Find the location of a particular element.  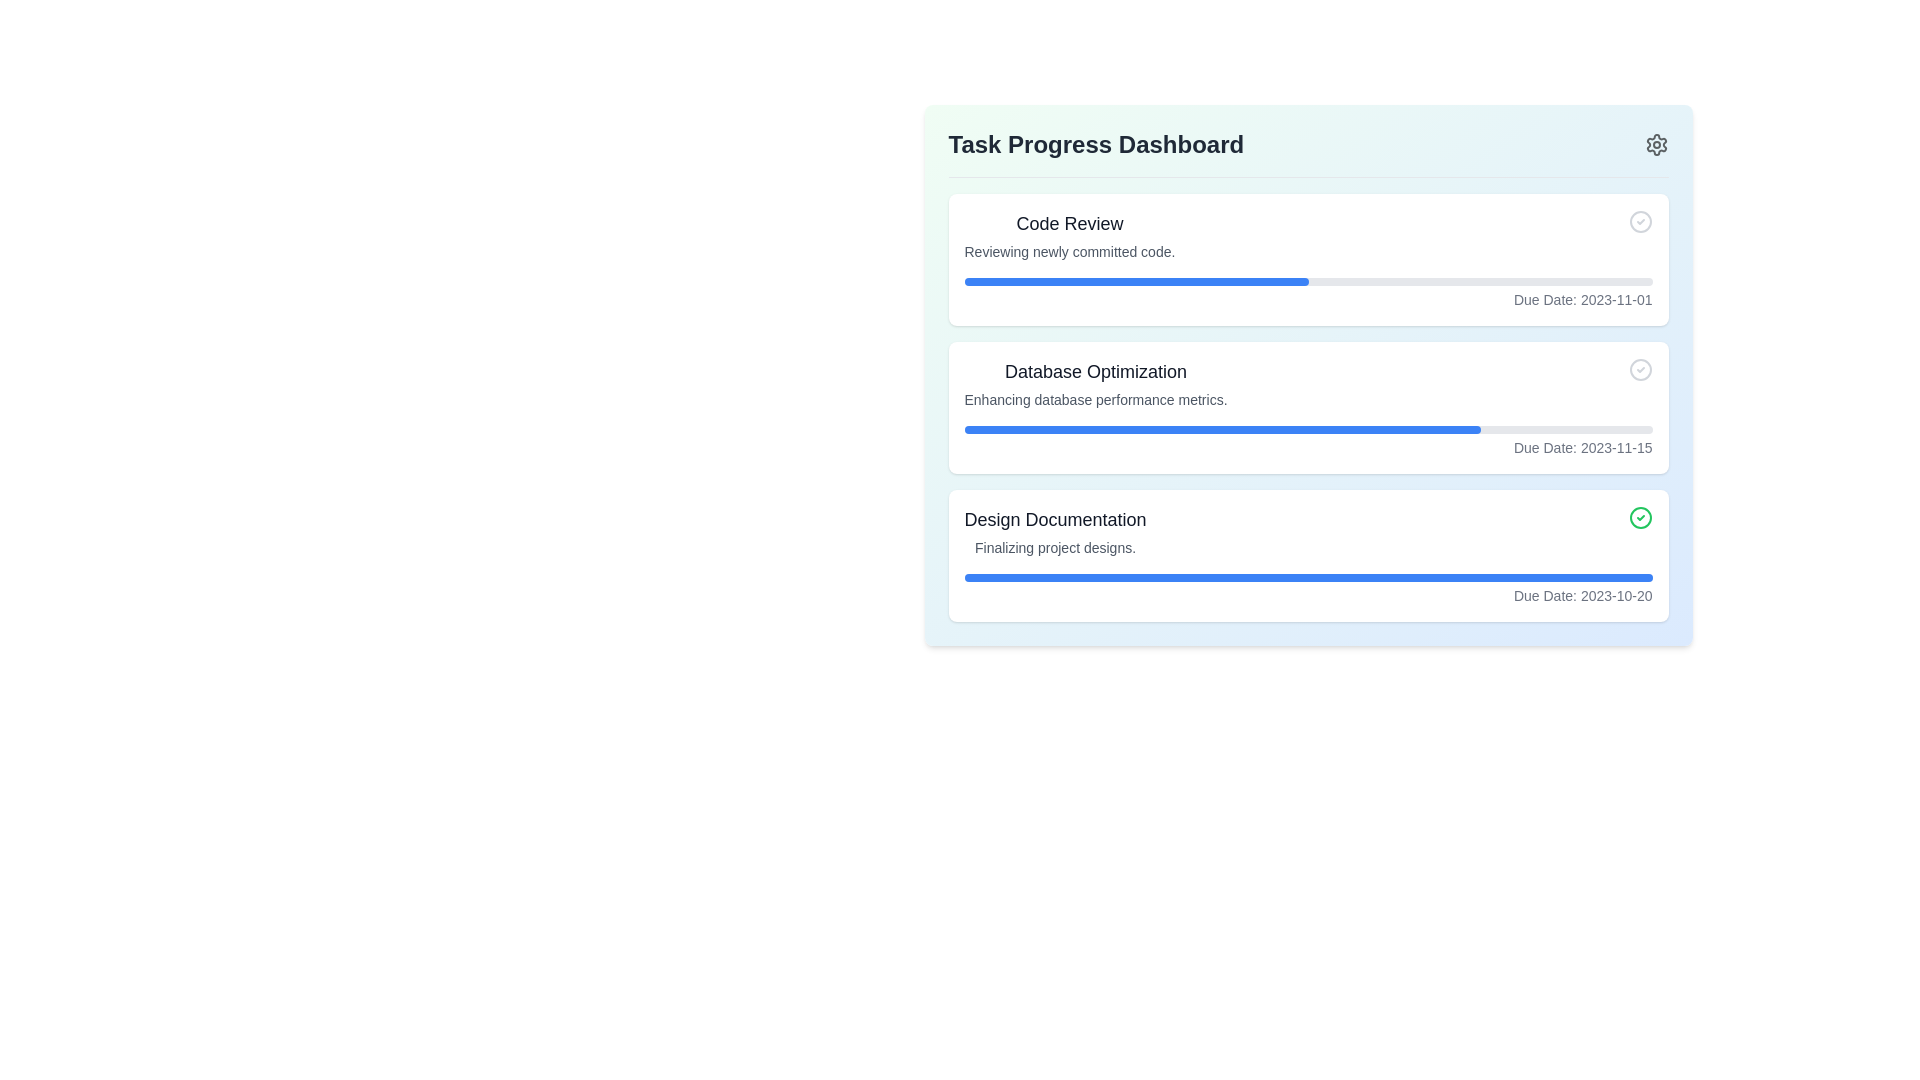

due date displayed on the progress bar for the 'Database Optimization' task, which is located below its header and above the 'Design Documentation' task entry is located at coordinates (1308, 441).